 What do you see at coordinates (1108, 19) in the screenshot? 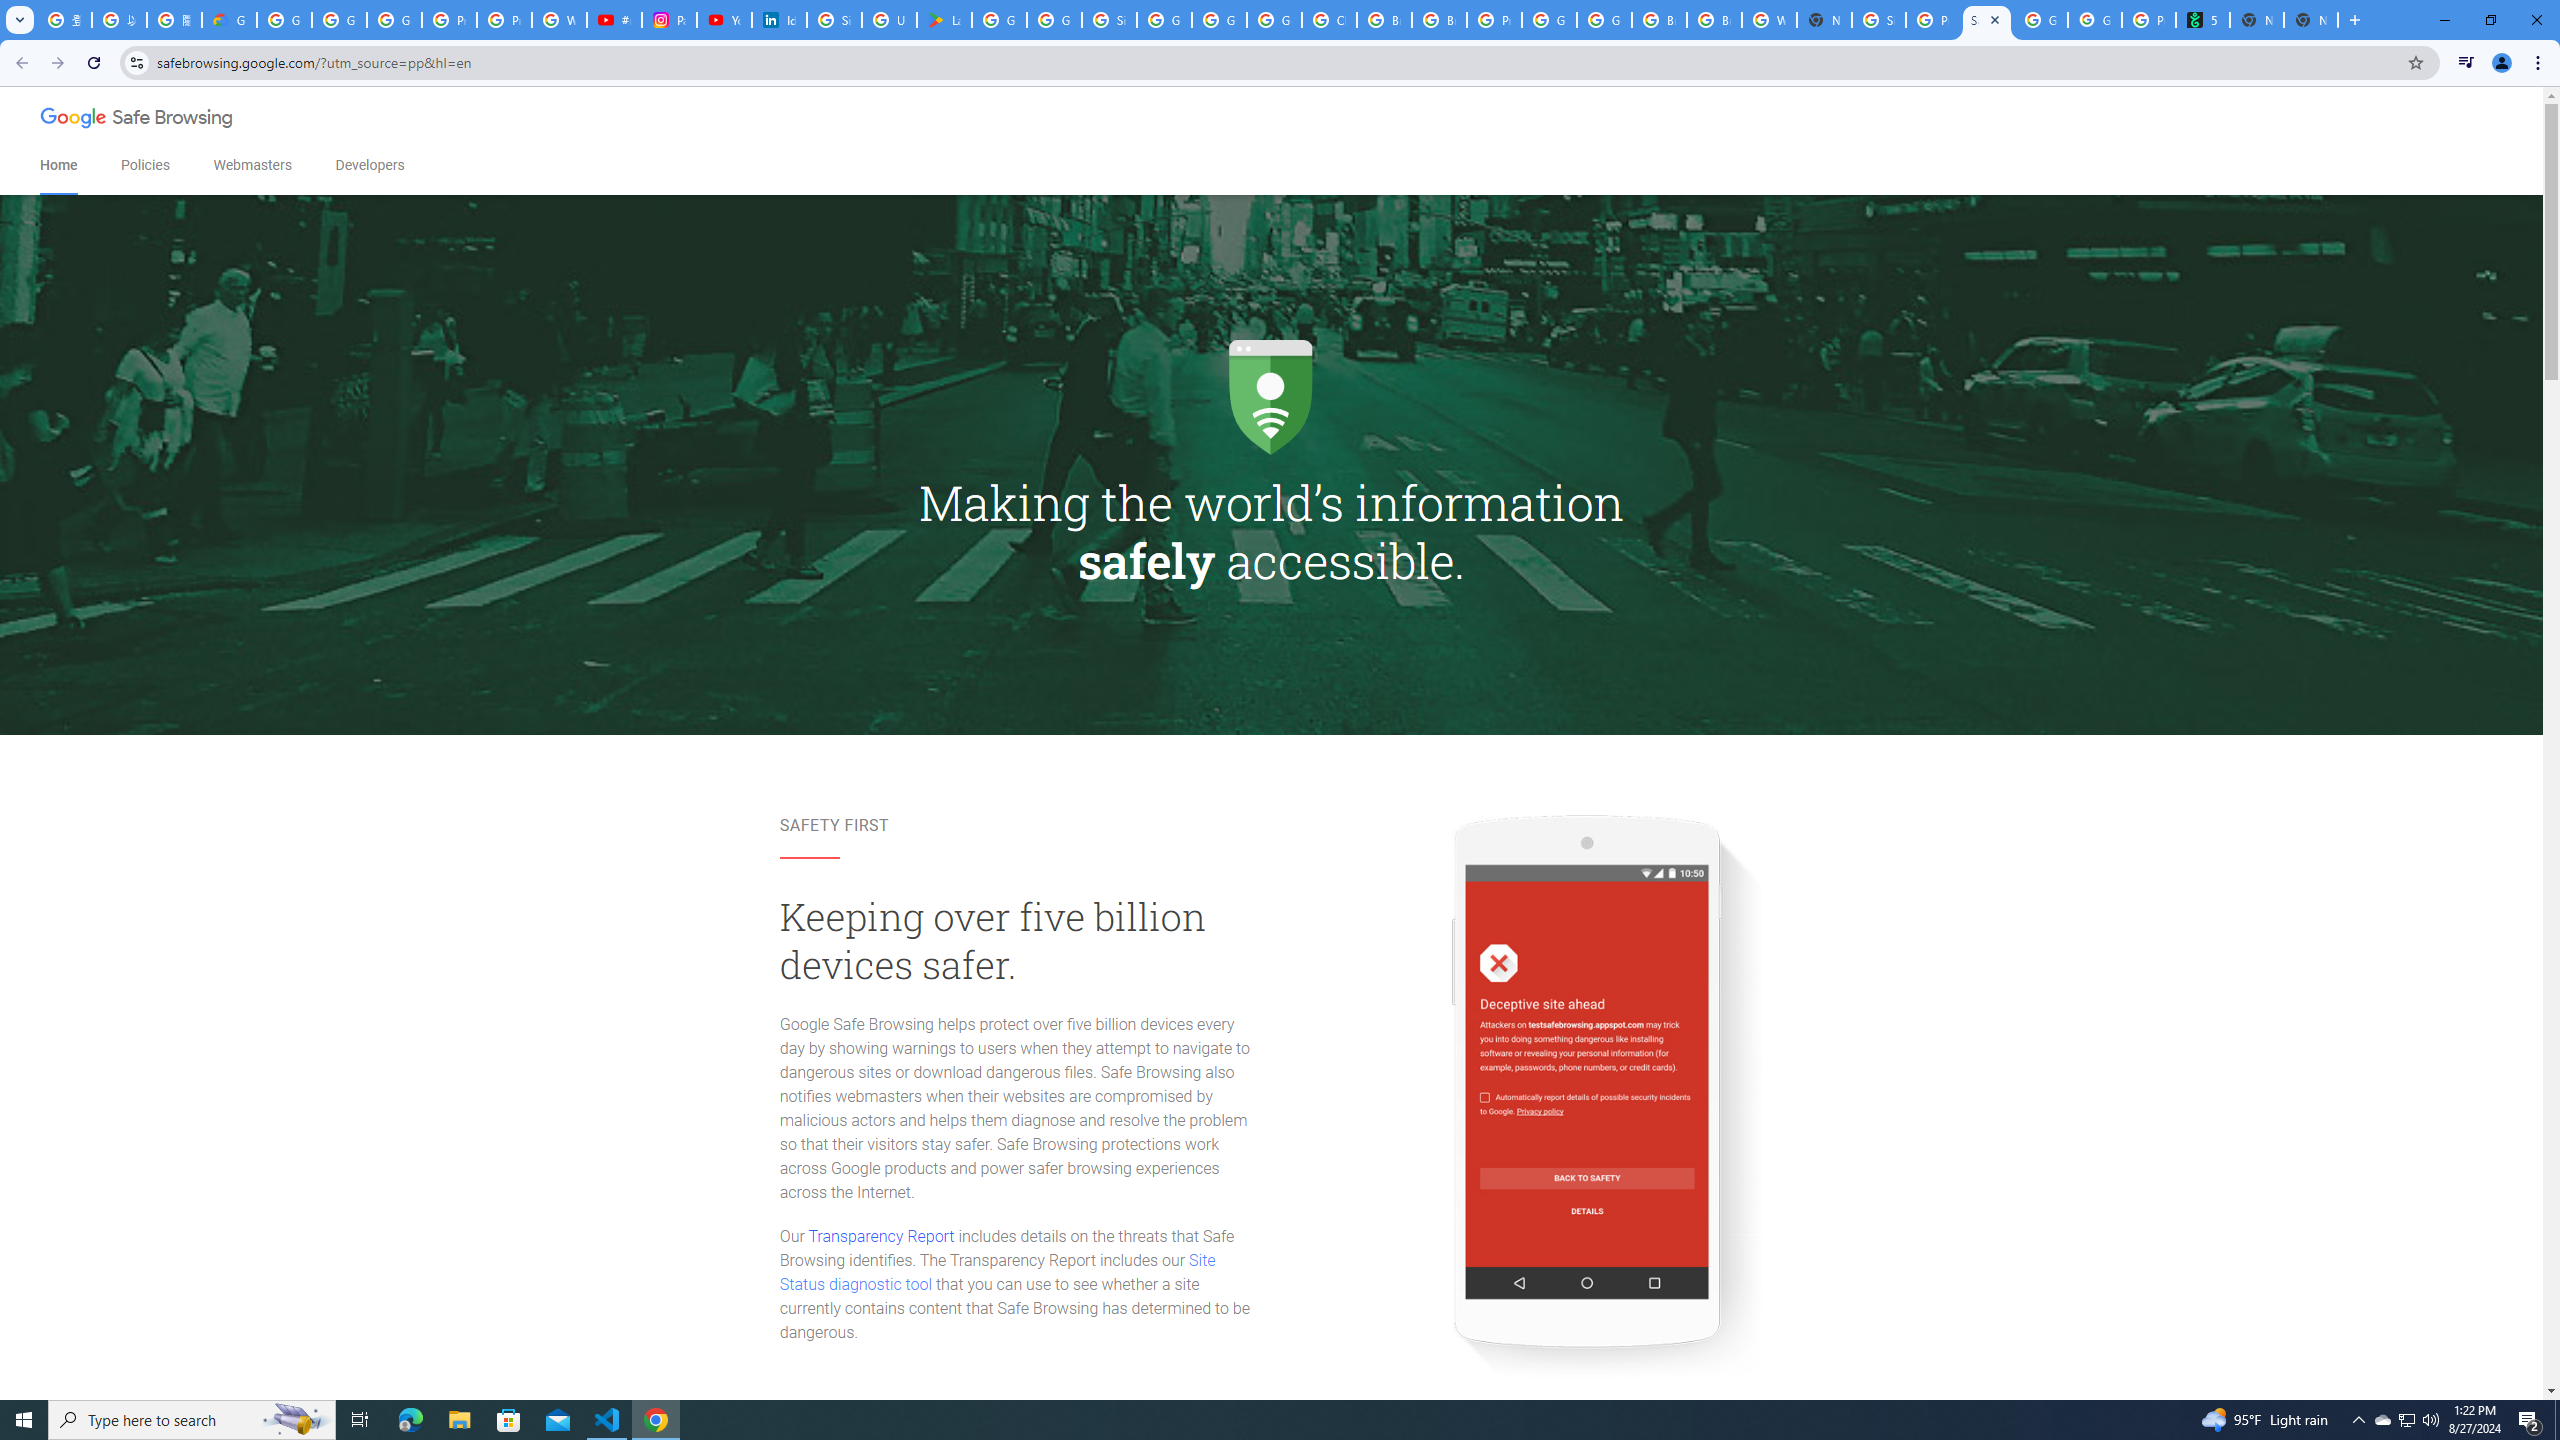
I see `'Sign in - Google Accounts'` at bounding box center [1108, 19].